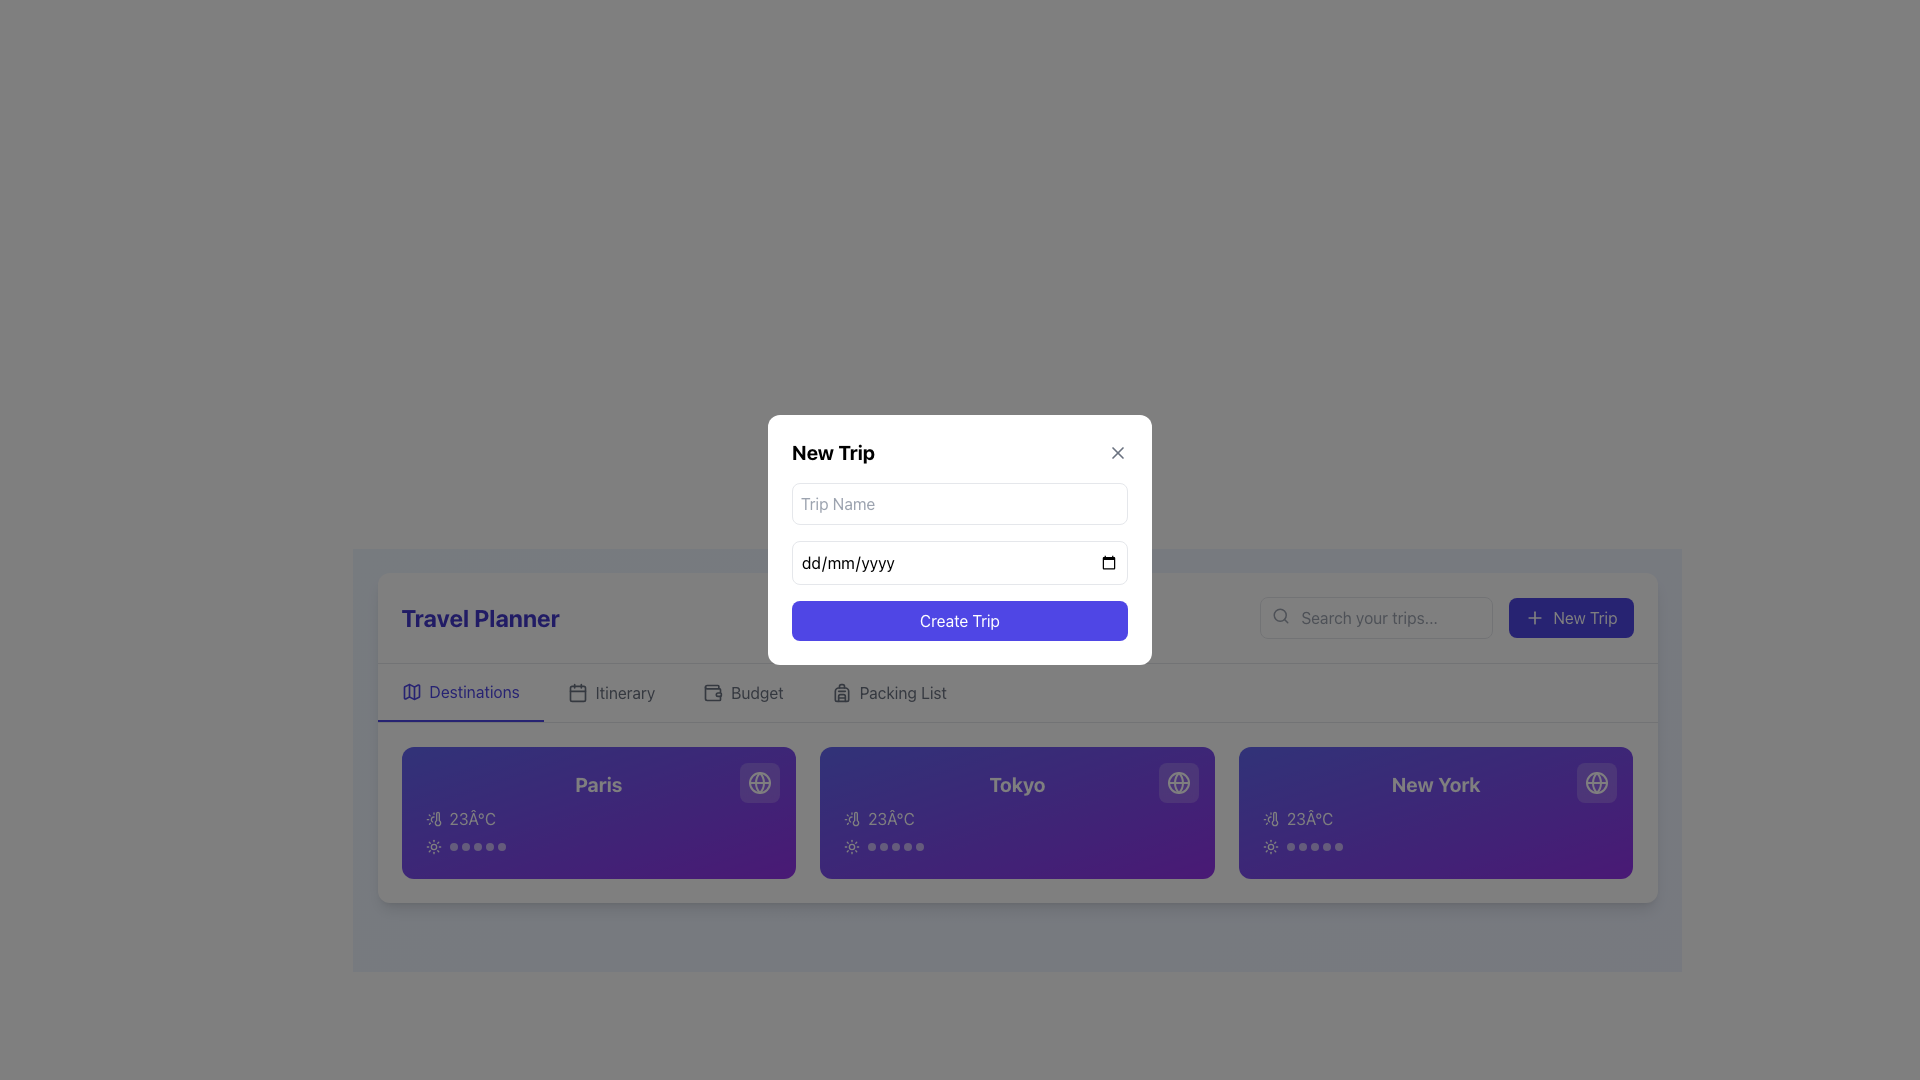 The width and height of the screenshot is (1920, 1080). What do you see at coordinates (890, 818) in the screenshot?
I see `the text label displaying '23°C' in light gray color, located within the 'Tokyo' card, near the thermometer icon` at bounding box center [890, 818].